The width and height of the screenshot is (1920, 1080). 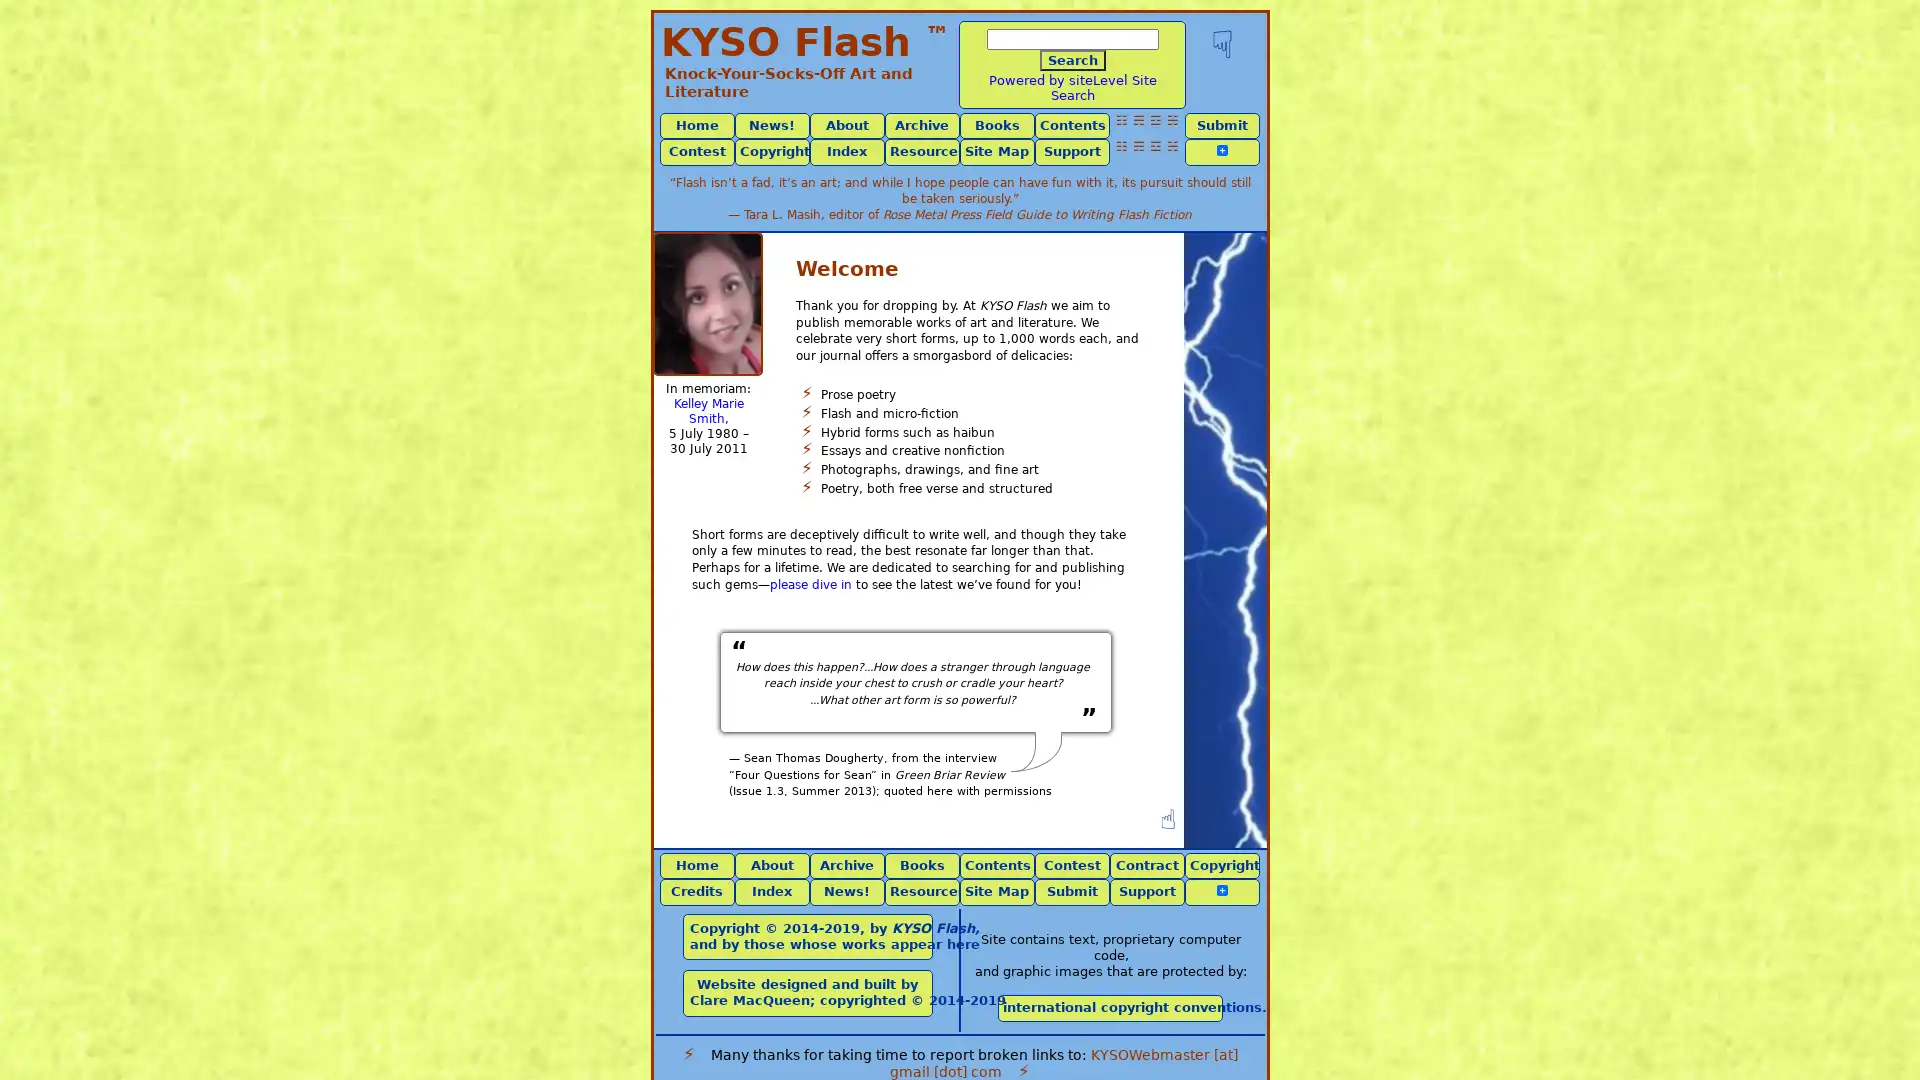 What do you see at coordinates (1072, 59) in the screenshot?
I see `Search` at bounding box center [1072, 59].